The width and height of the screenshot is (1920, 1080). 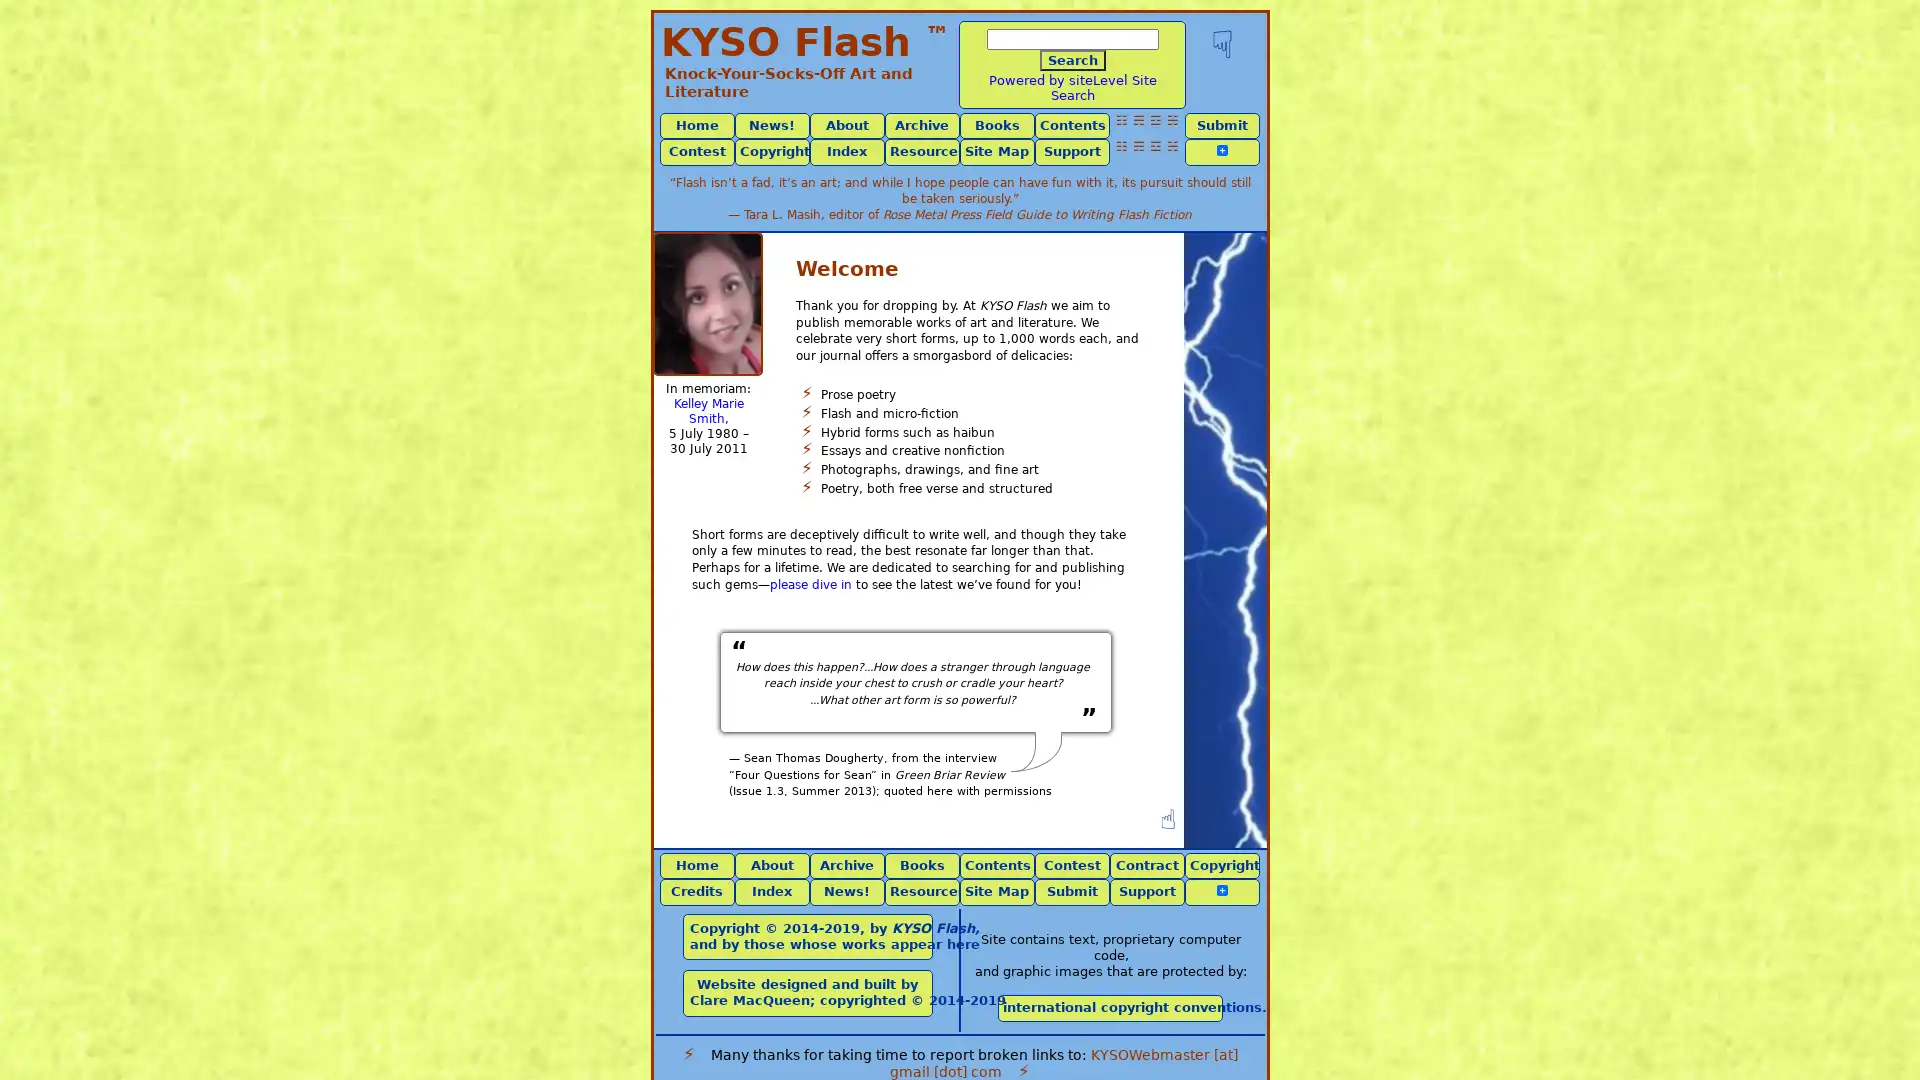 What do you see at coordinates (1072, 59) in the screenshot?
I see `Search` at bounding box center [1072, 59].